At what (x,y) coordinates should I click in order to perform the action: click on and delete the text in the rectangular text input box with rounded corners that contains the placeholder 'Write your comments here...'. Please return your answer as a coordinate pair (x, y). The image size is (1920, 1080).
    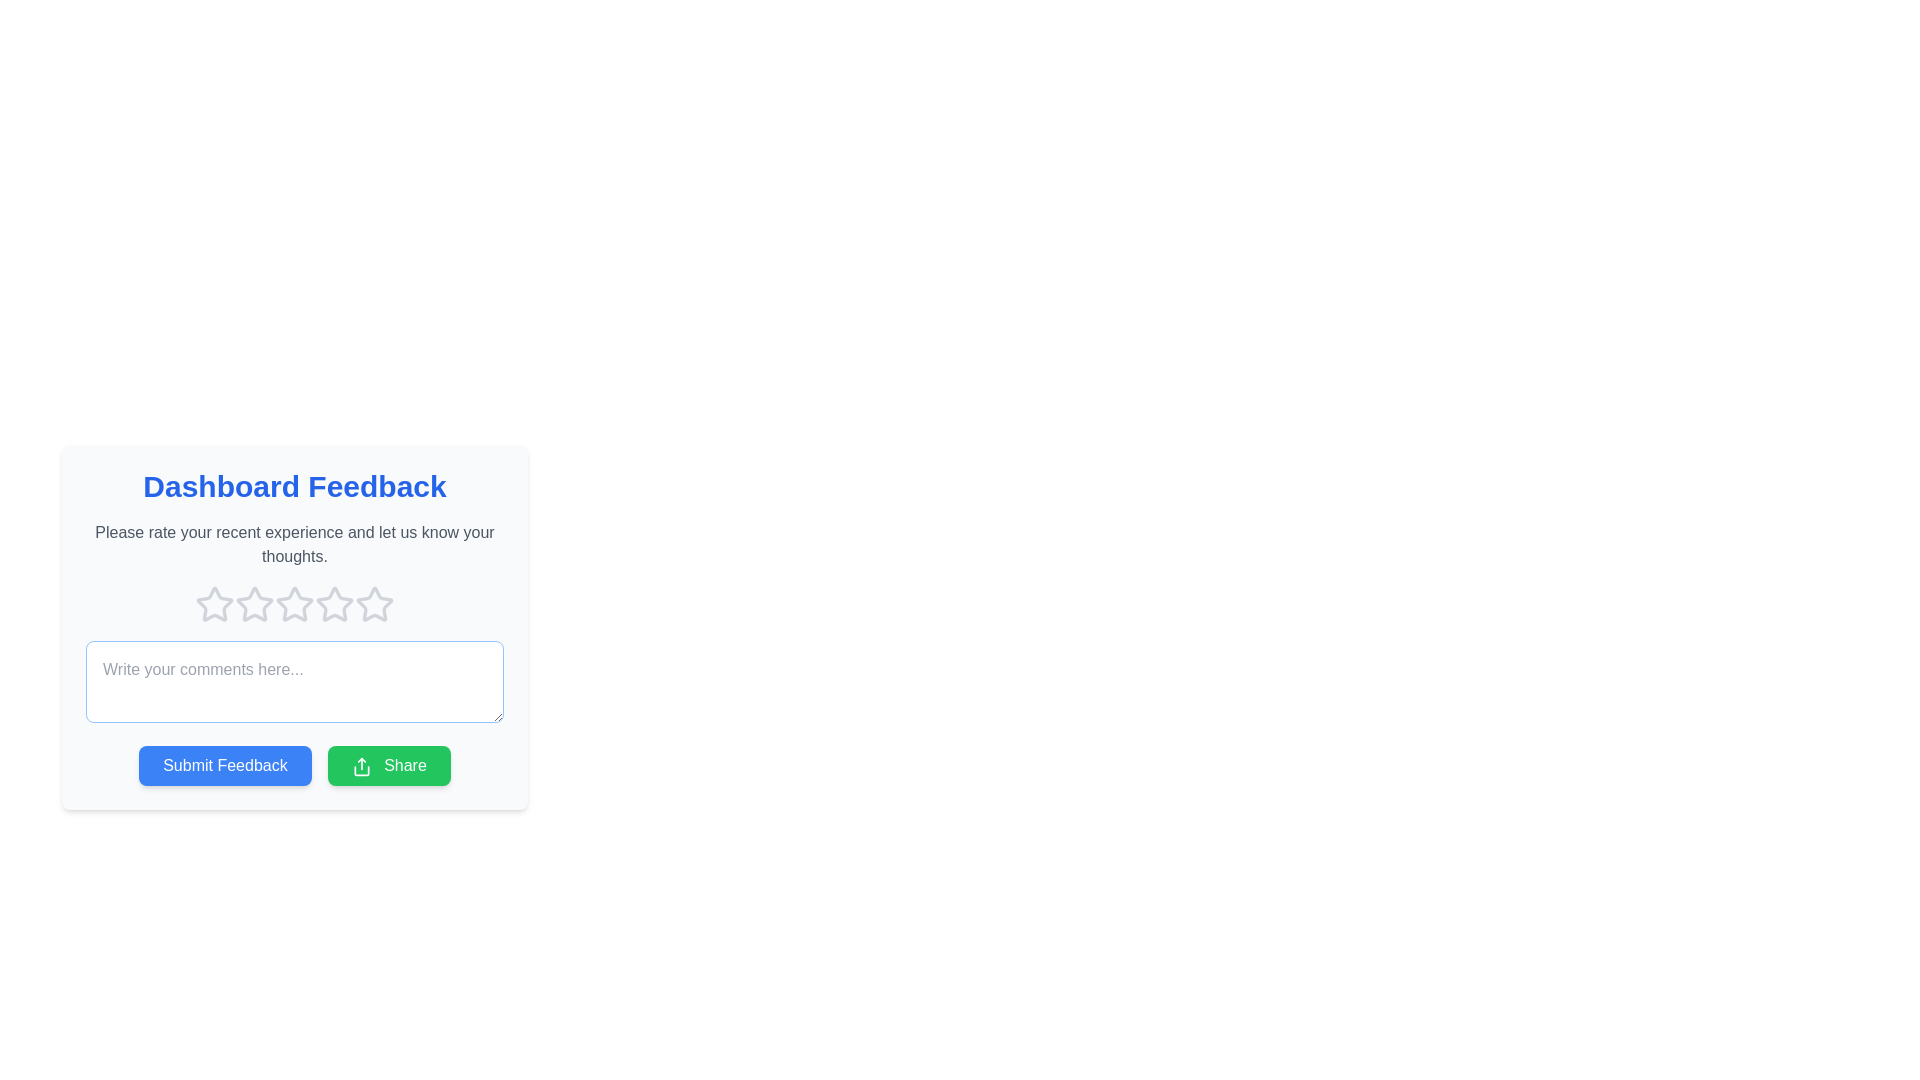
    Looking at the image, I should click on (293, 681).